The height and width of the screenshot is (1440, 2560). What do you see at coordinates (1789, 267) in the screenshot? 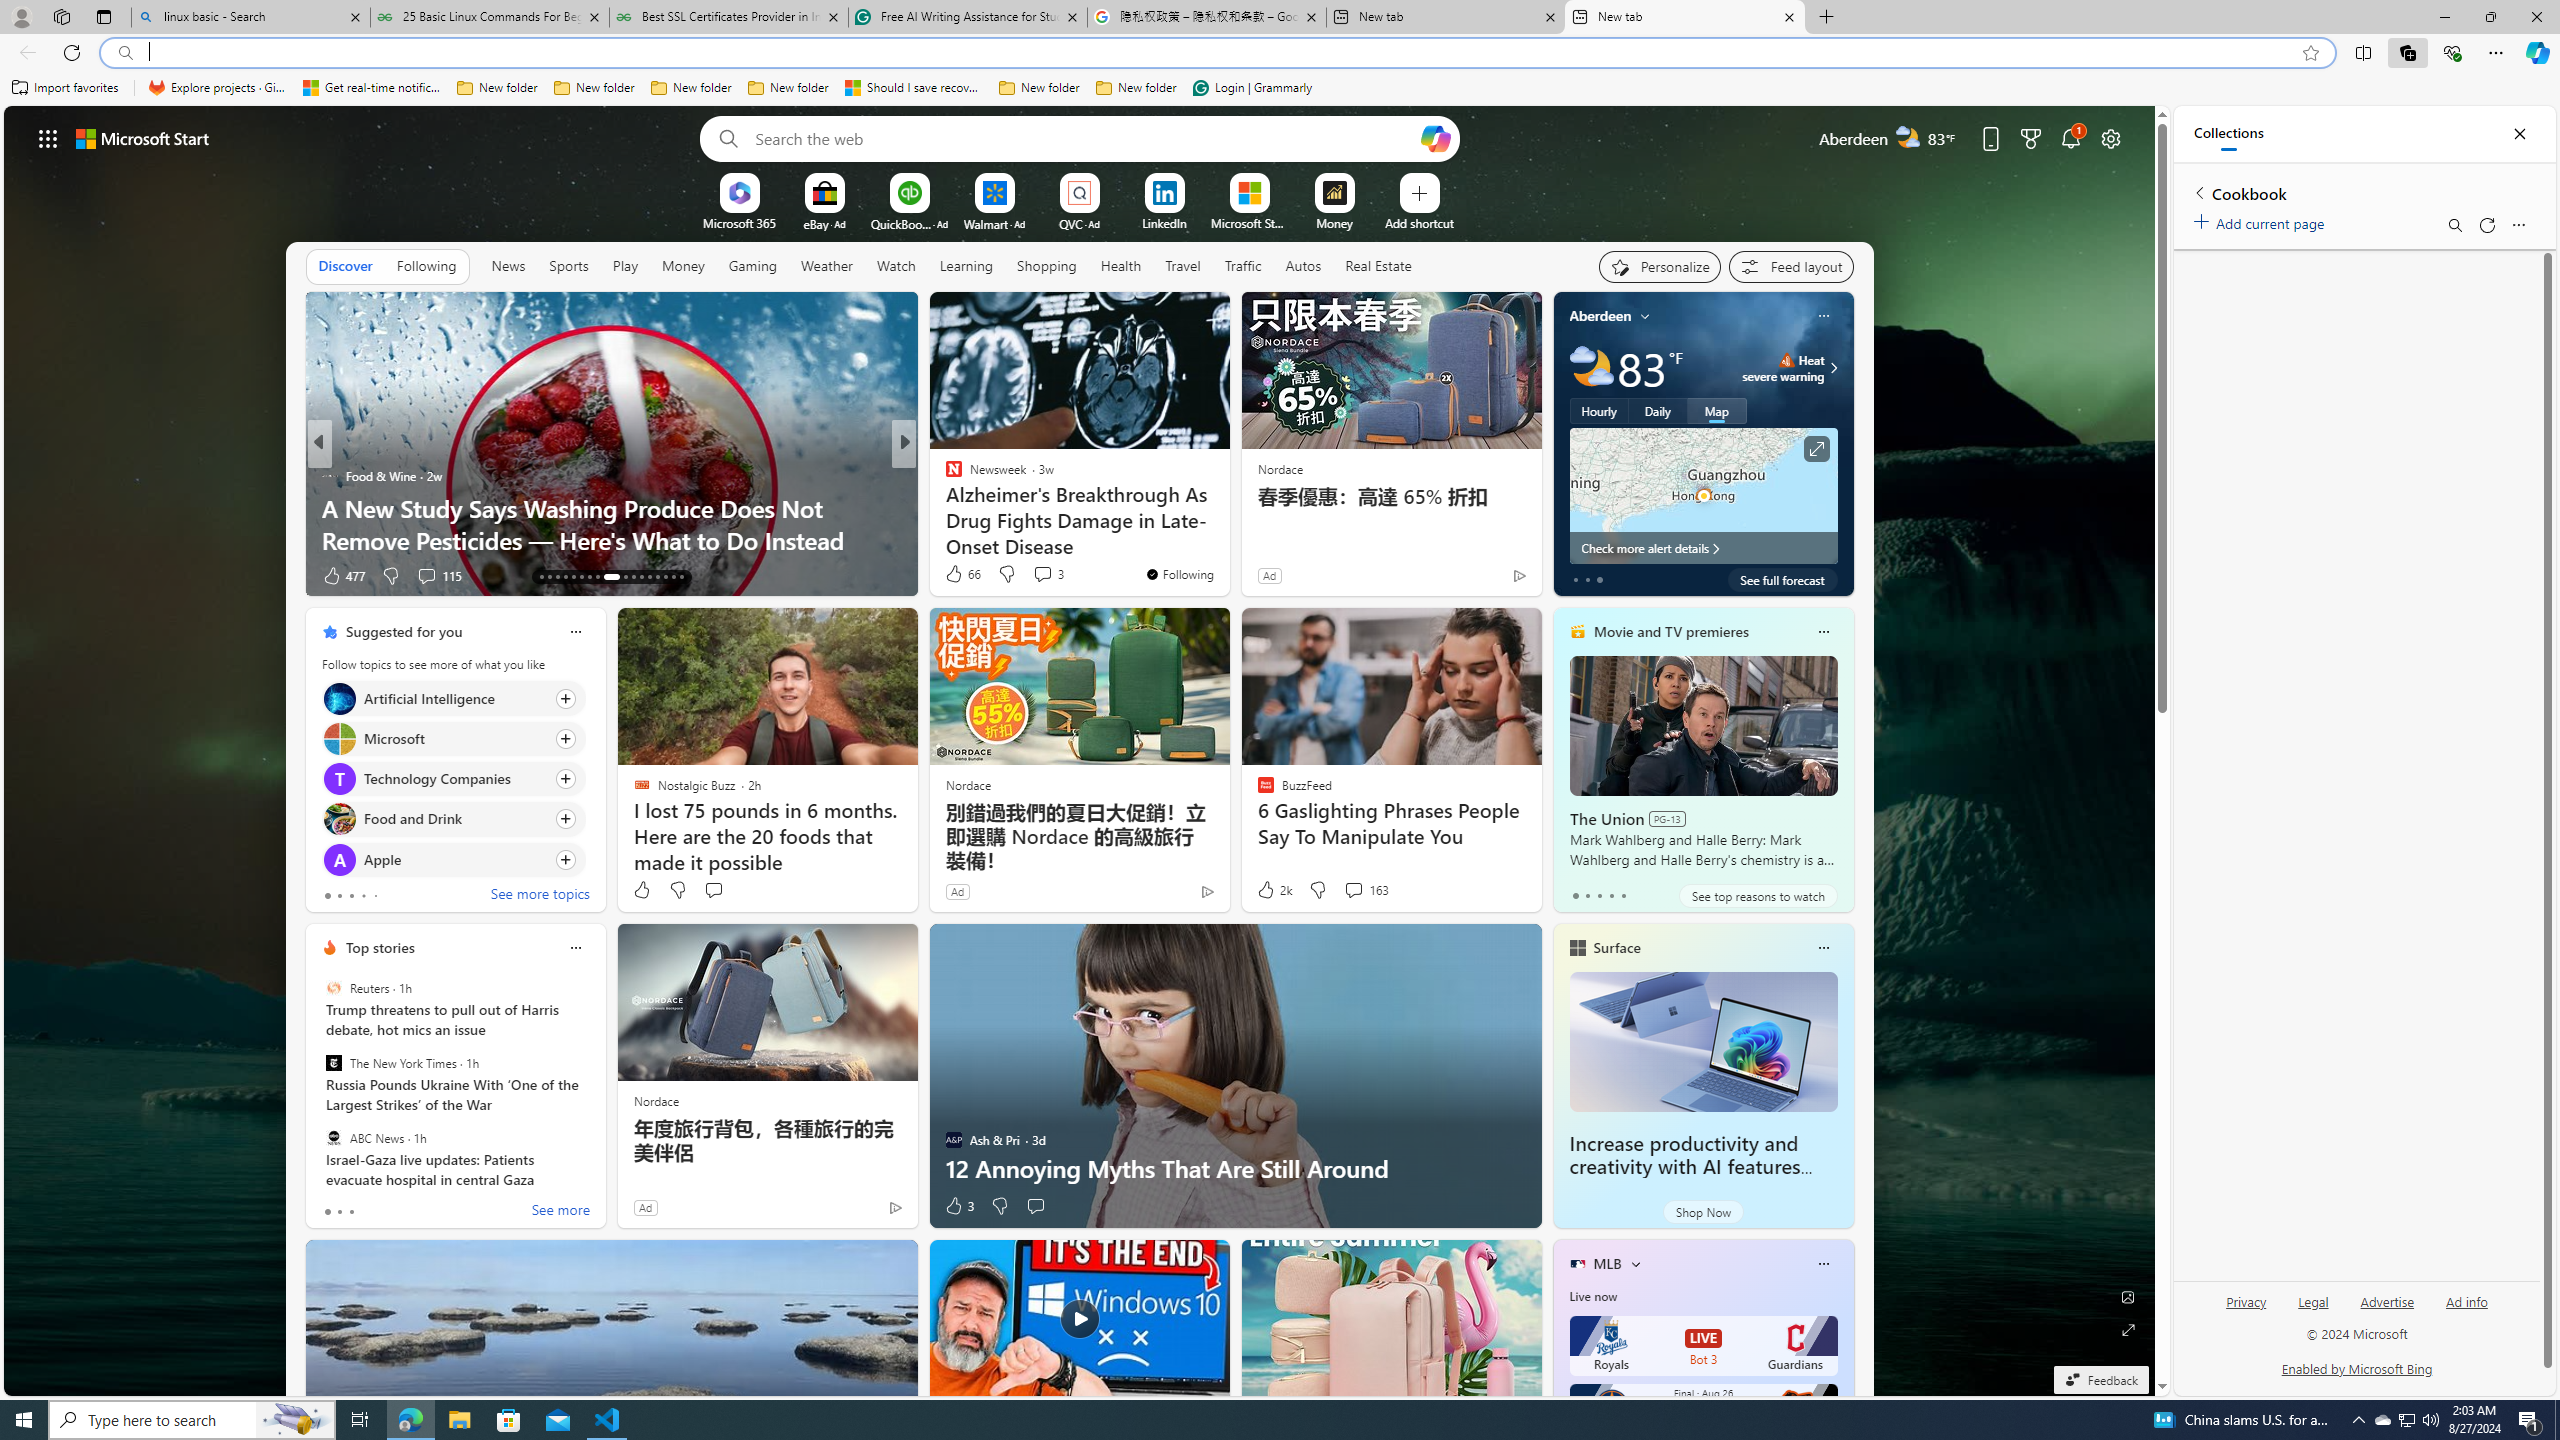
I see `'Feed settings'` at bounding box center [1789, 267].